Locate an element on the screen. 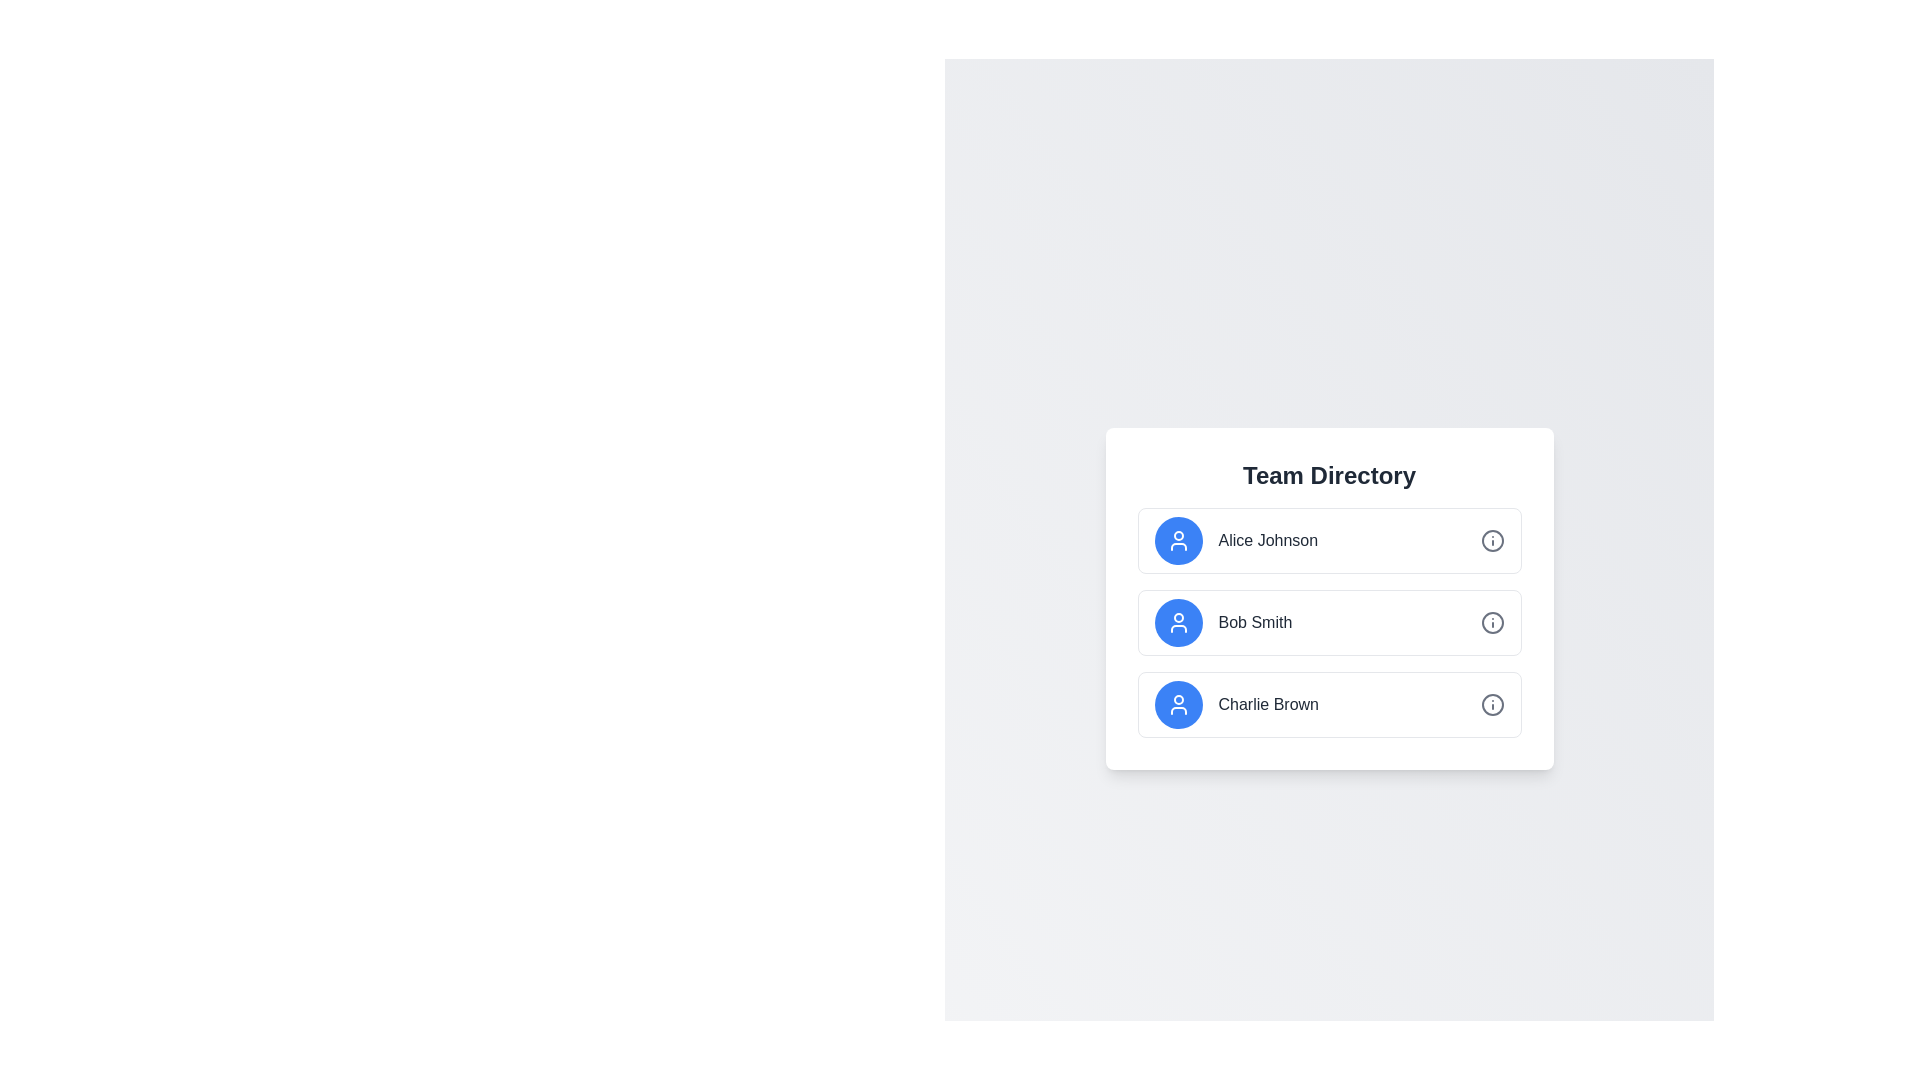 This screenshot has width=1920, height=1080. the List item displaying the name 'Bob Smith' is located at coordinates (1329, 622).